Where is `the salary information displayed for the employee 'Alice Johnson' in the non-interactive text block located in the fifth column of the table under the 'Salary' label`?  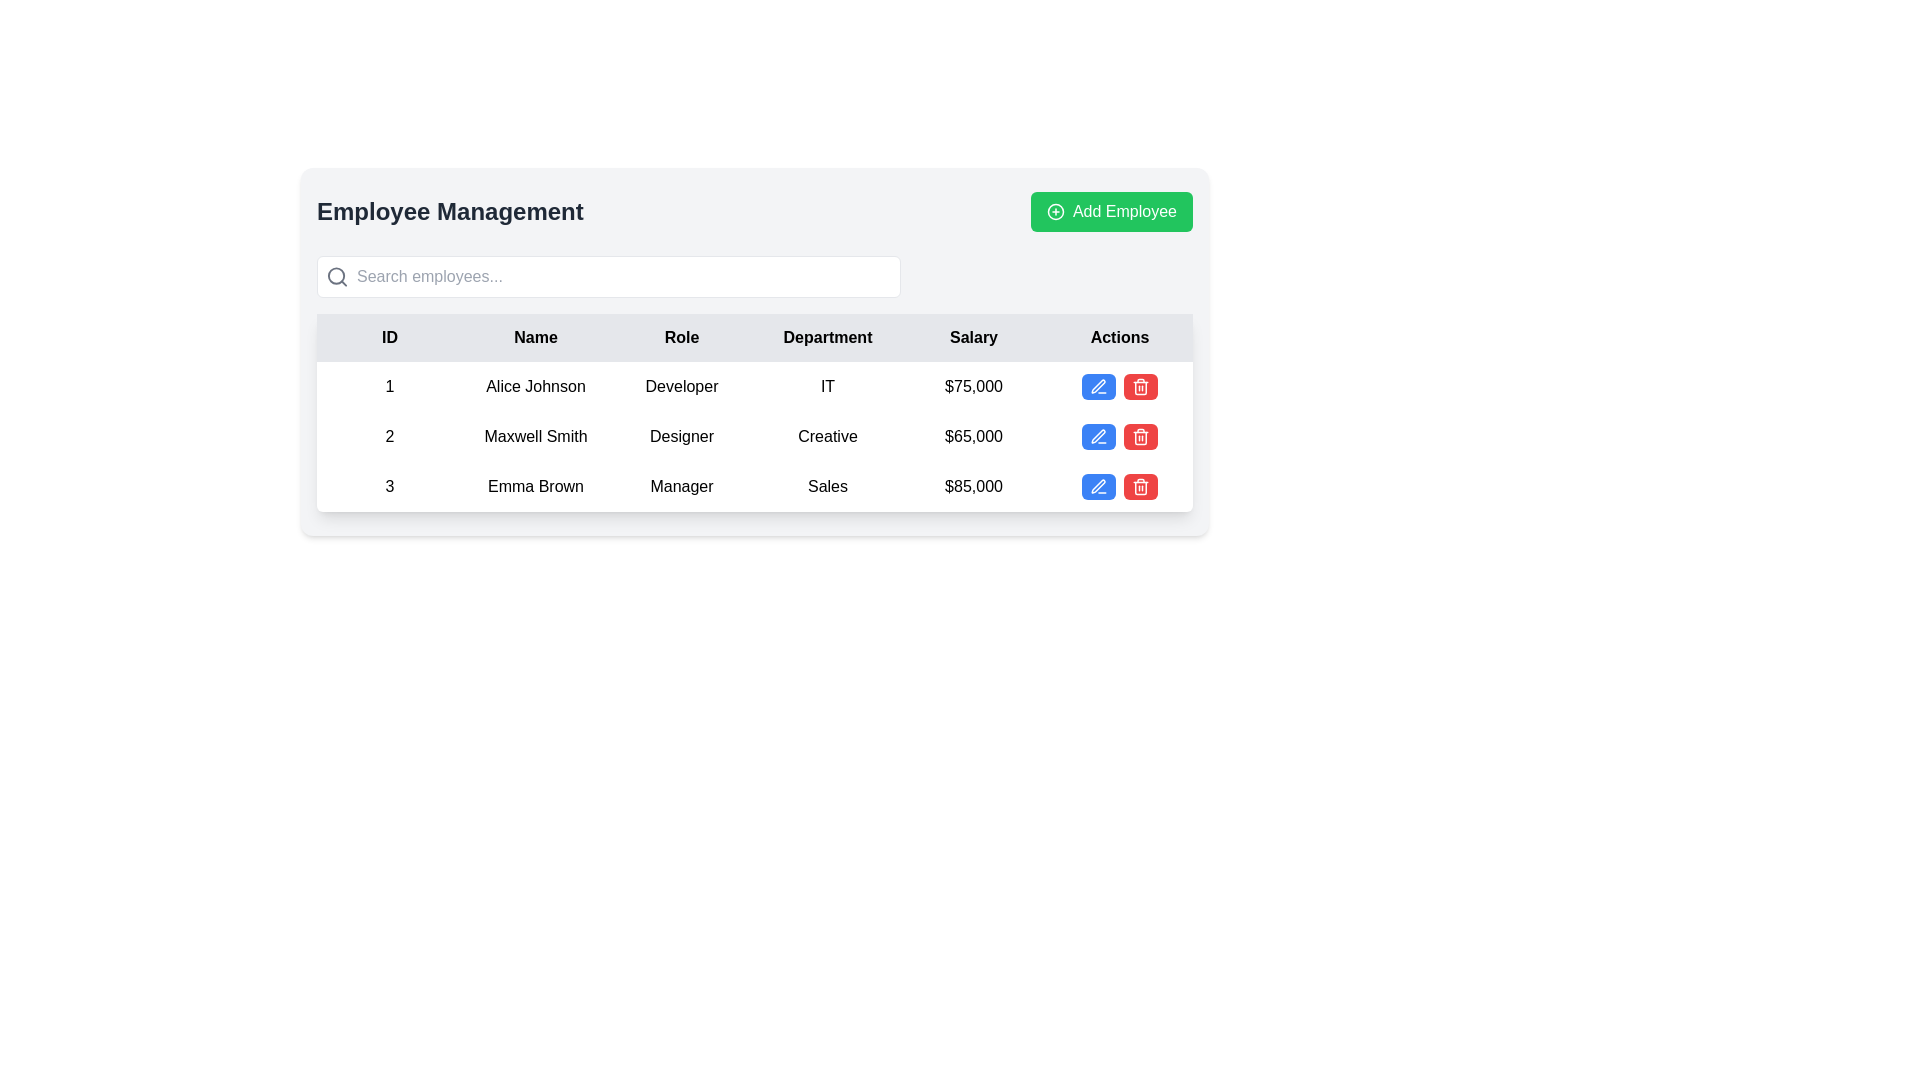
the salary information displayed for the employee 'Alice Johnson' in the non-interactive text block located in the fifth column of the table under the 'Salary' label is located at coordinates (974, 386).